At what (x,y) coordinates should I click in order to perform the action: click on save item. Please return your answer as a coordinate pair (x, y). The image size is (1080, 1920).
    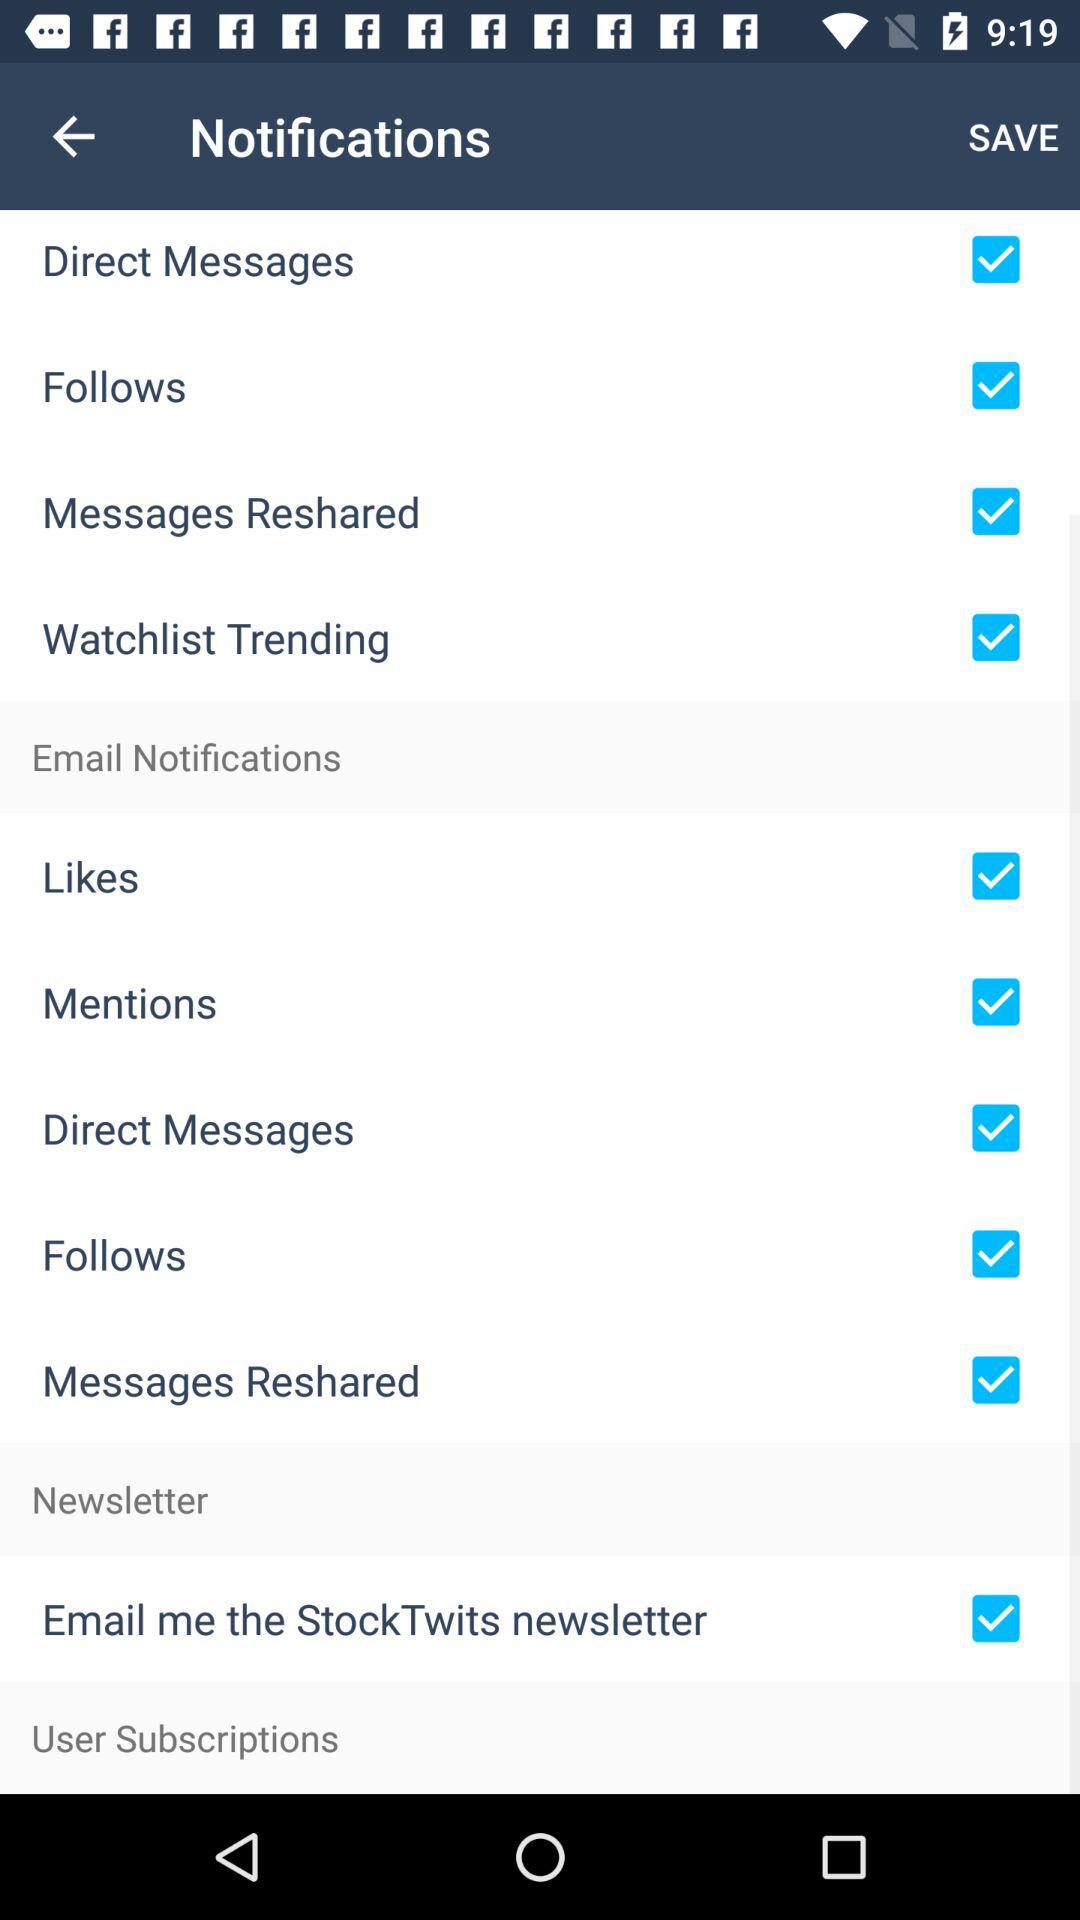
    Looking at the image, I should click on (1013, 135).